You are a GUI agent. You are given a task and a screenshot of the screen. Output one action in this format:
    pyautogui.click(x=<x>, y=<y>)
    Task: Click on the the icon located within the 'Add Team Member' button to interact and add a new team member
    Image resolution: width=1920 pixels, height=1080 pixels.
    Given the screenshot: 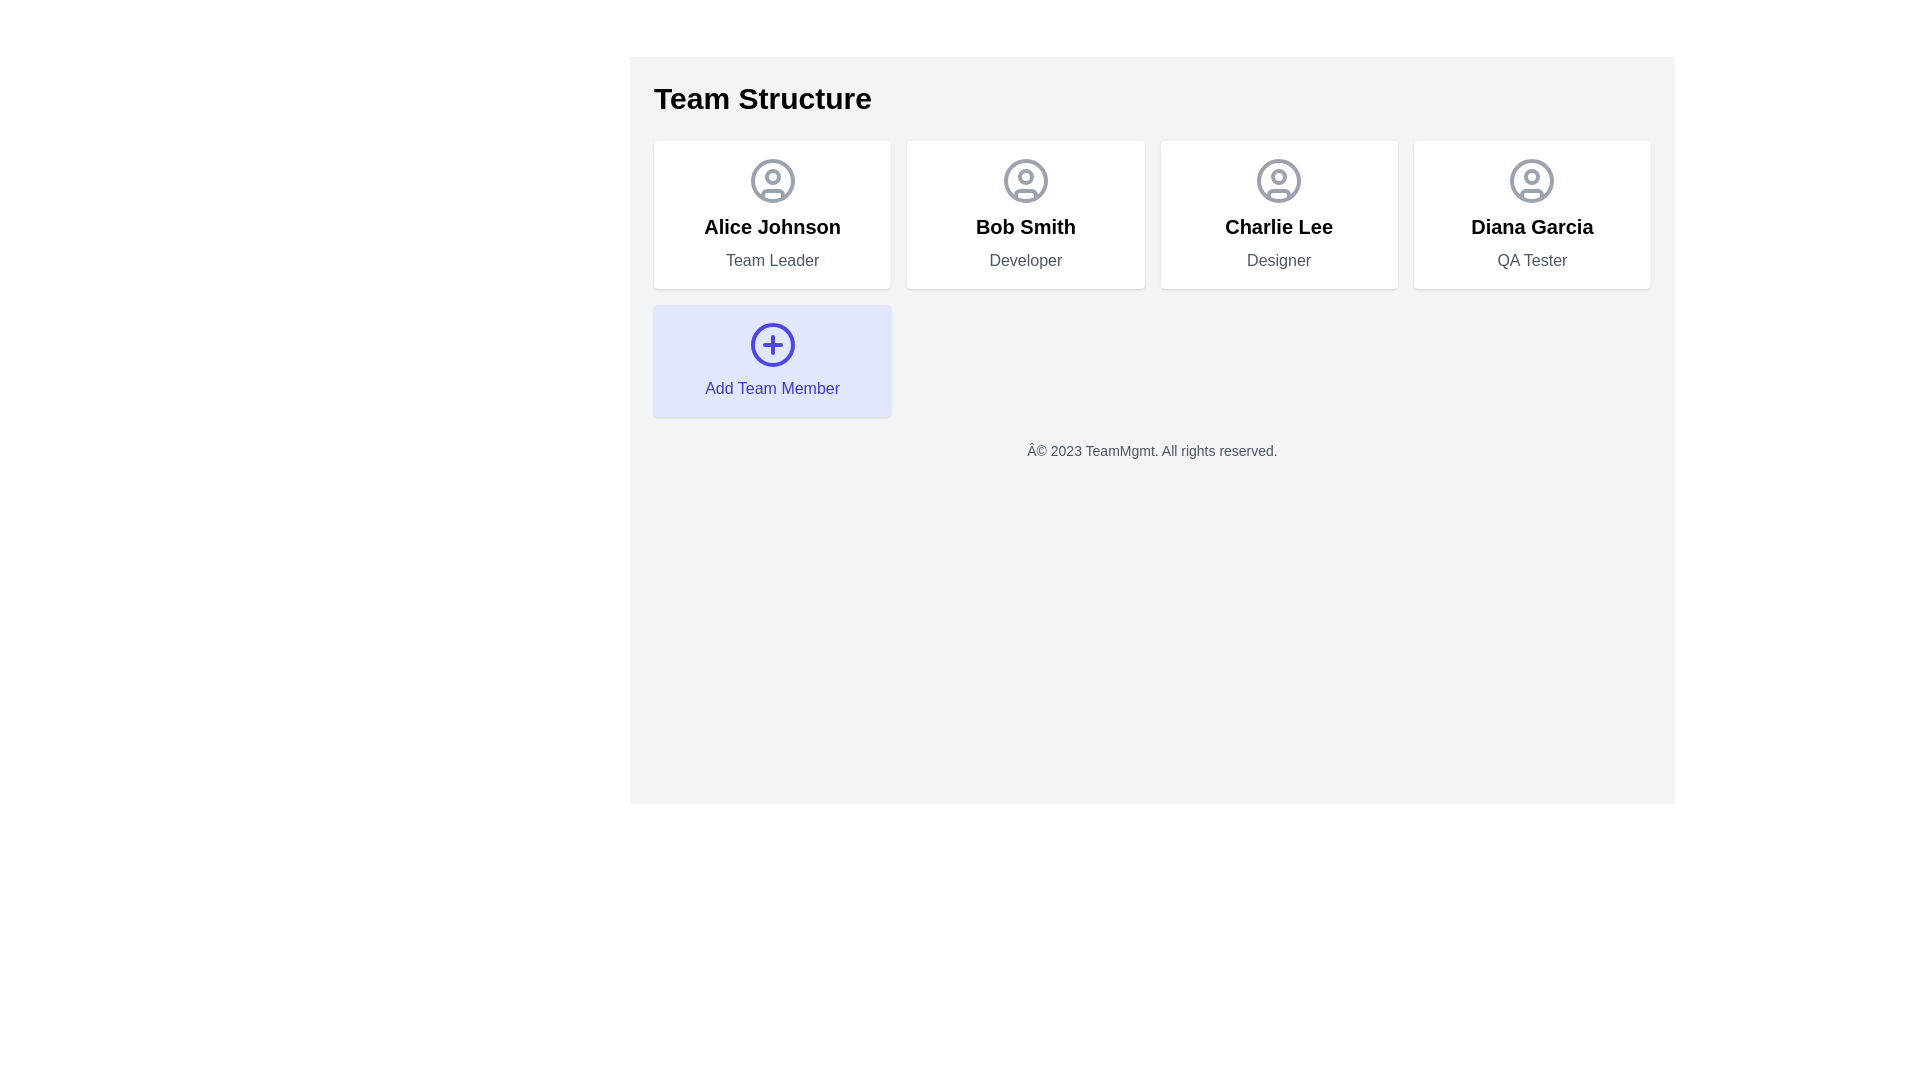 What is the action you would take?
    pyautogui.click(x=771, y=343)
    